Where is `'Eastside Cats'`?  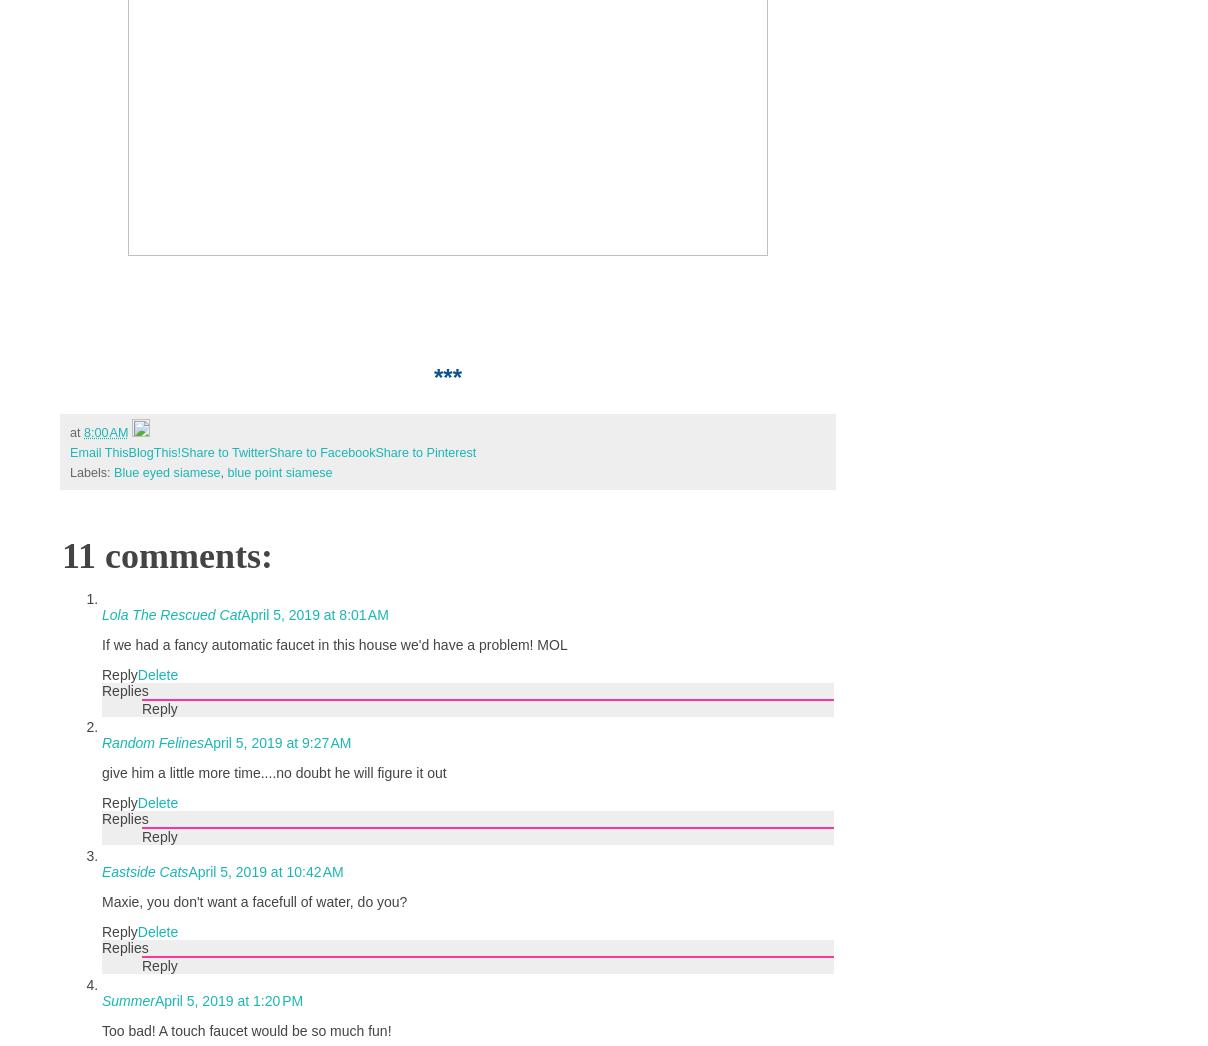
'Eastside Cats' is located at coordinates (100, 871).